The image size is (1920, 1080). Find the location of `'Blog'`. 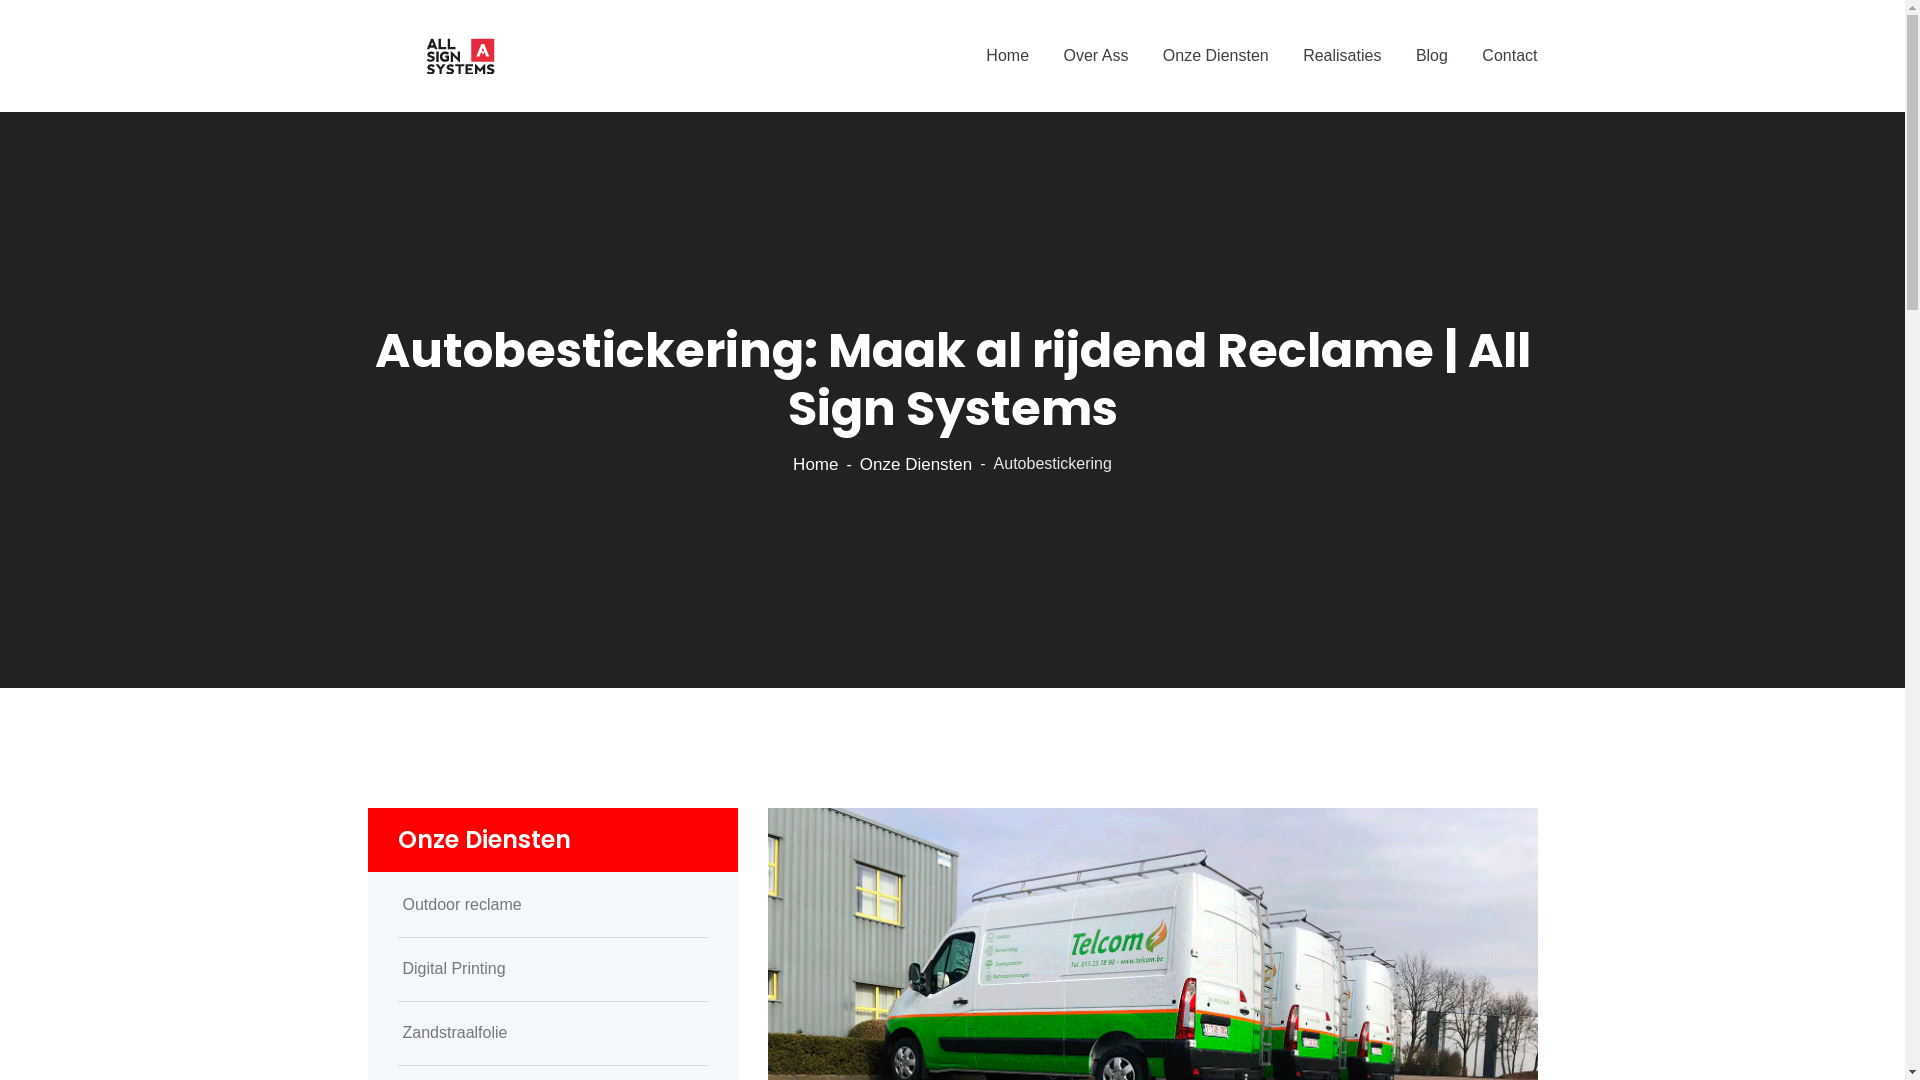

'Blog' is located at coordinates (1430, 55).